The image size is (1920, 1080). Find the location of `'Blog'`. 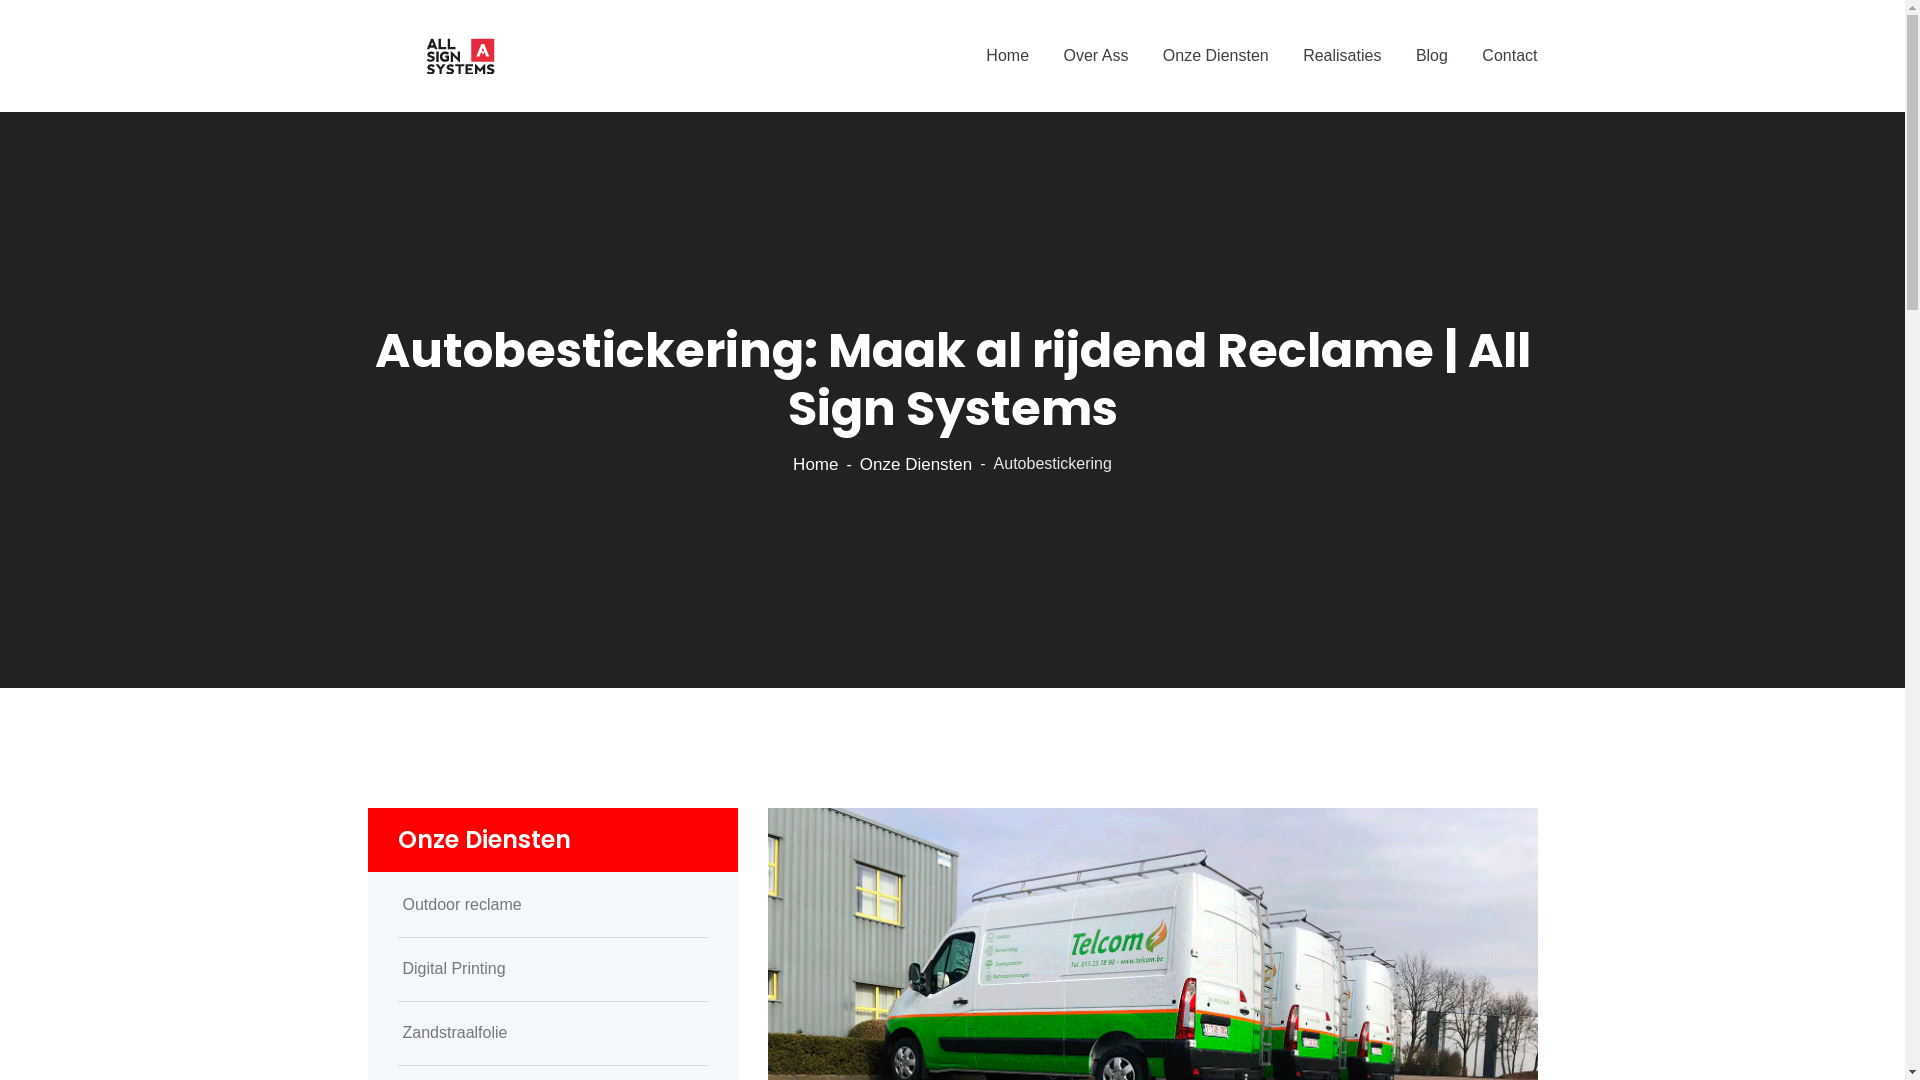

'Blog' is located at coordinates (1430, 55).